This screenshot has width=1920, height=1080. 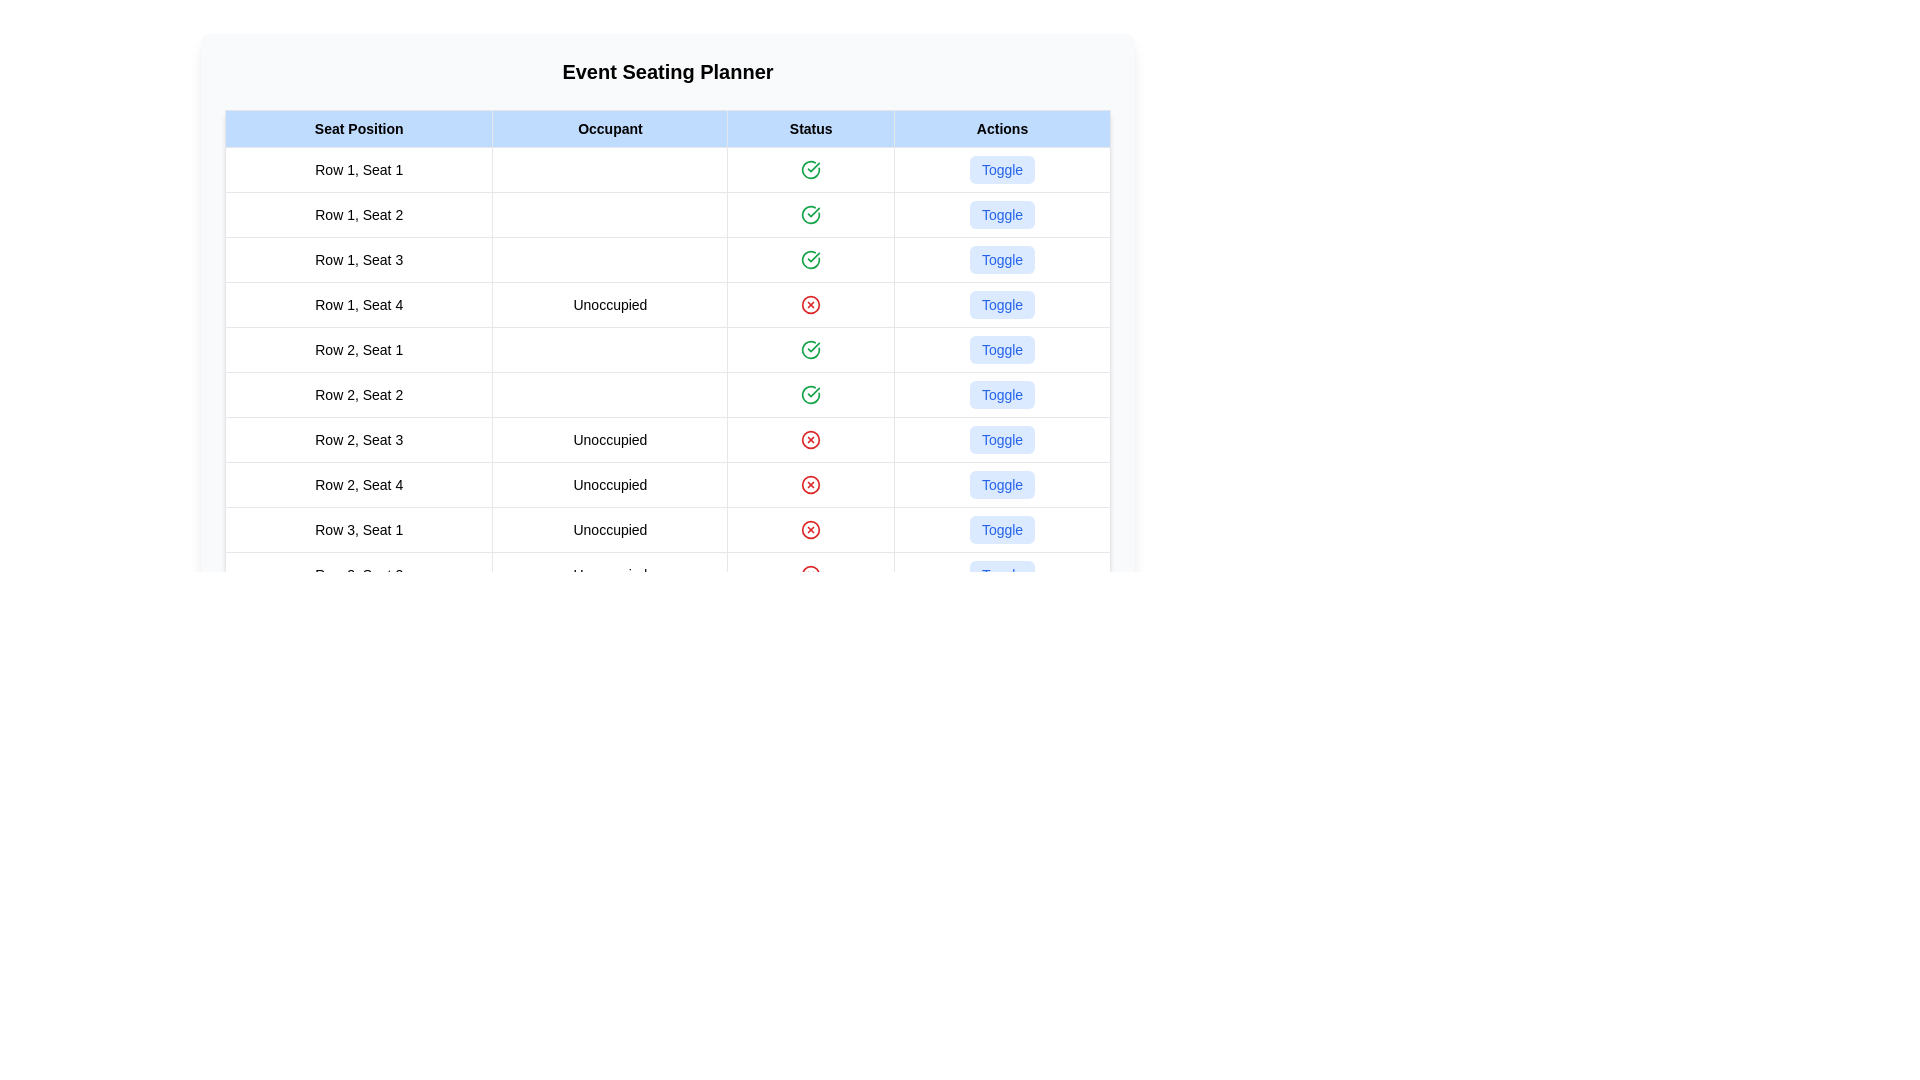 I want to click on the button, so click(x=1002, y=438).